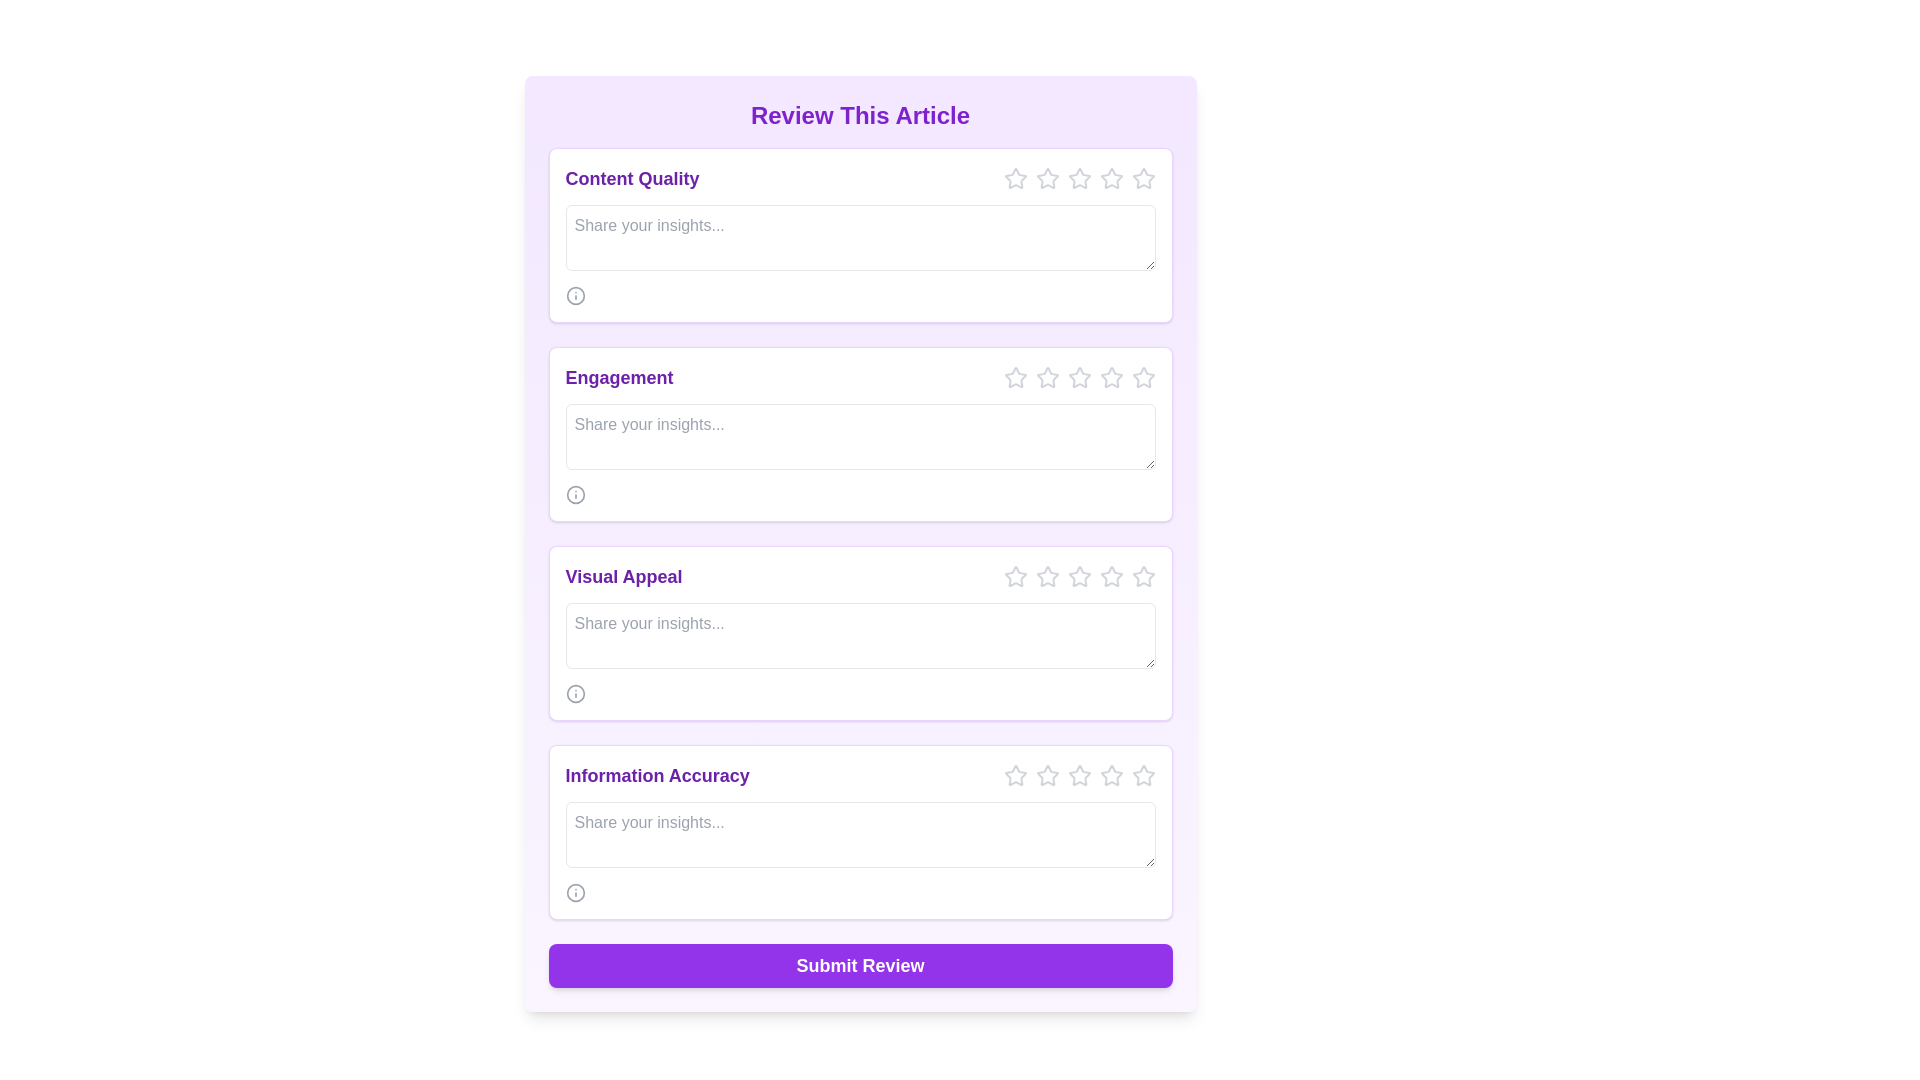 This screenshot has width=1920, height=1080. What do you see at coordinates (1014, 774) in the screenshot?
I see `the first star icon from the left in the 'Information Accuracy' rating section` at bounding box center [1014, 774].